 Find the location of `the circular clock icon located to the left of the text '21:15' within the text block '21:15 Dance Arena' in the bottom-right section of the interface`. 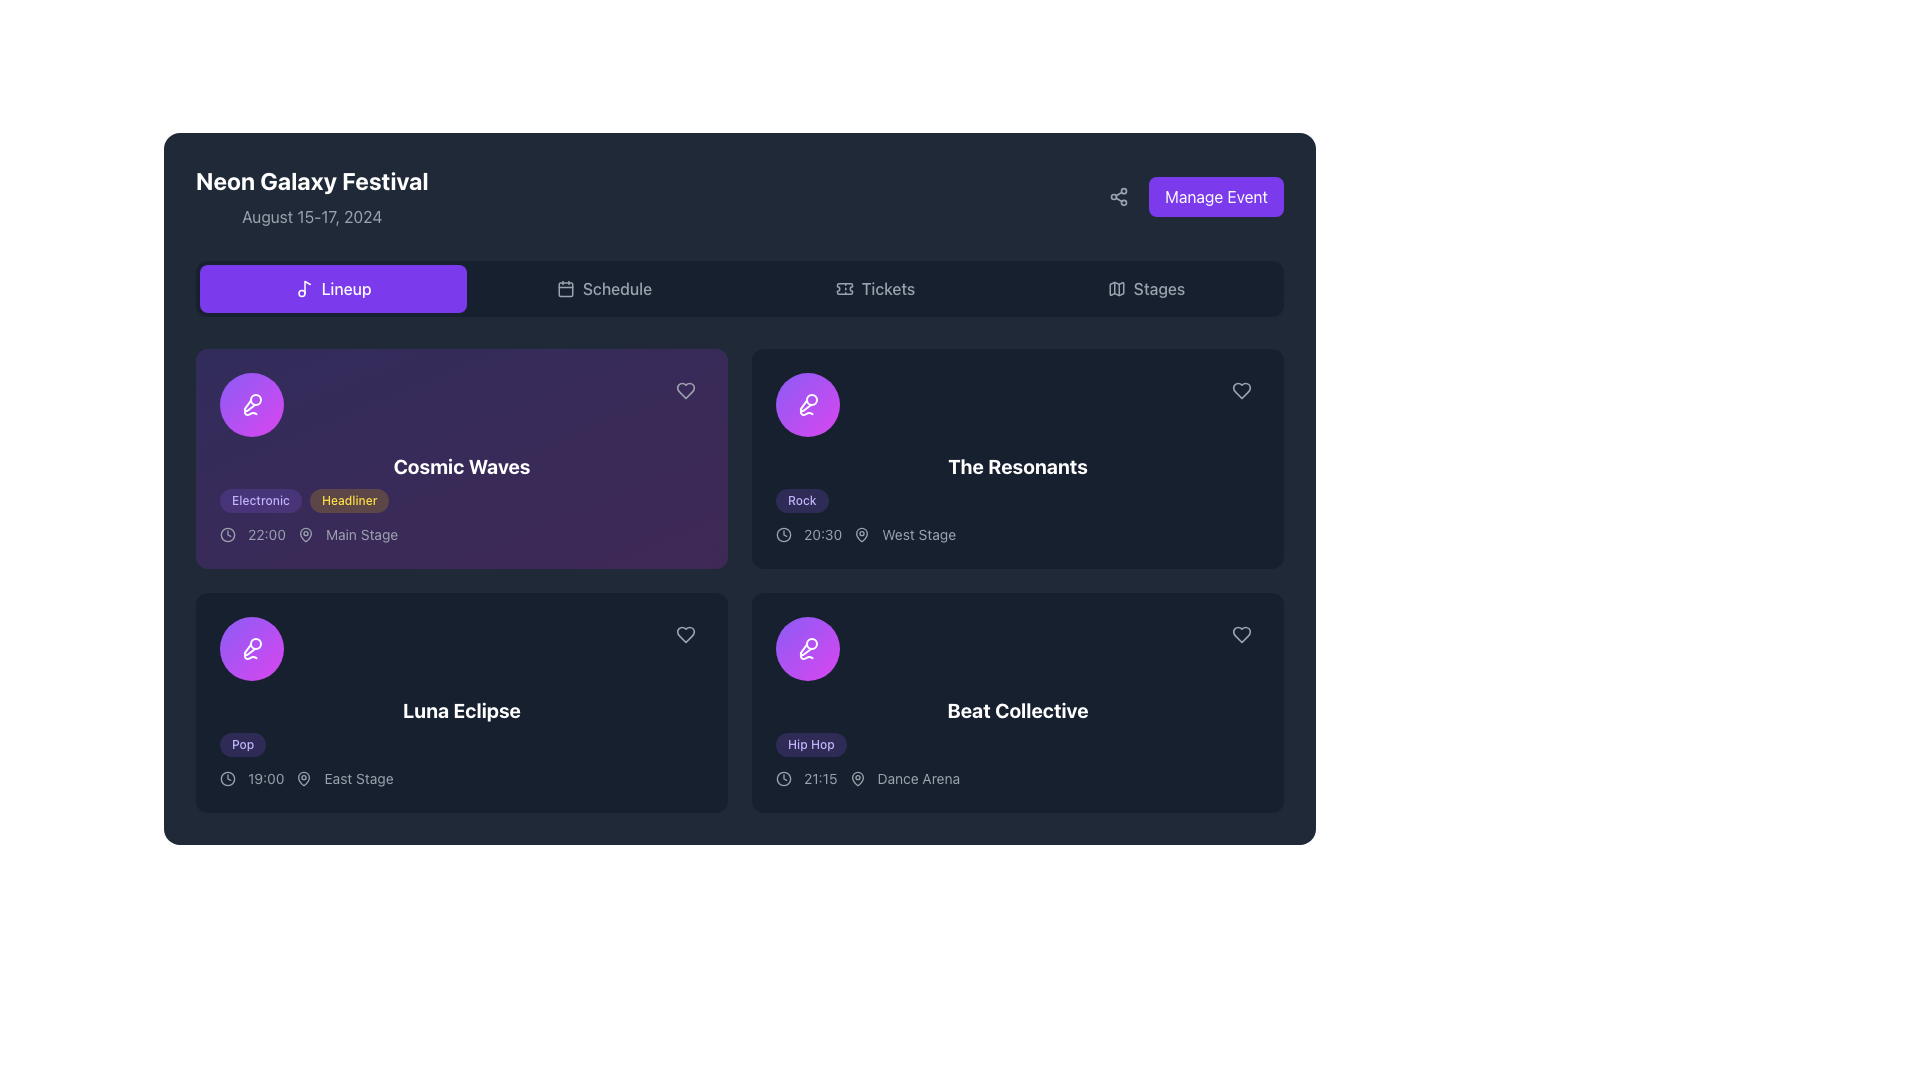

the circular clock icon located to the left of the text '21:15' within the text block '21:15 Dance Arena' in the bottom-right section of the interface is located at coordinates (782, 778).